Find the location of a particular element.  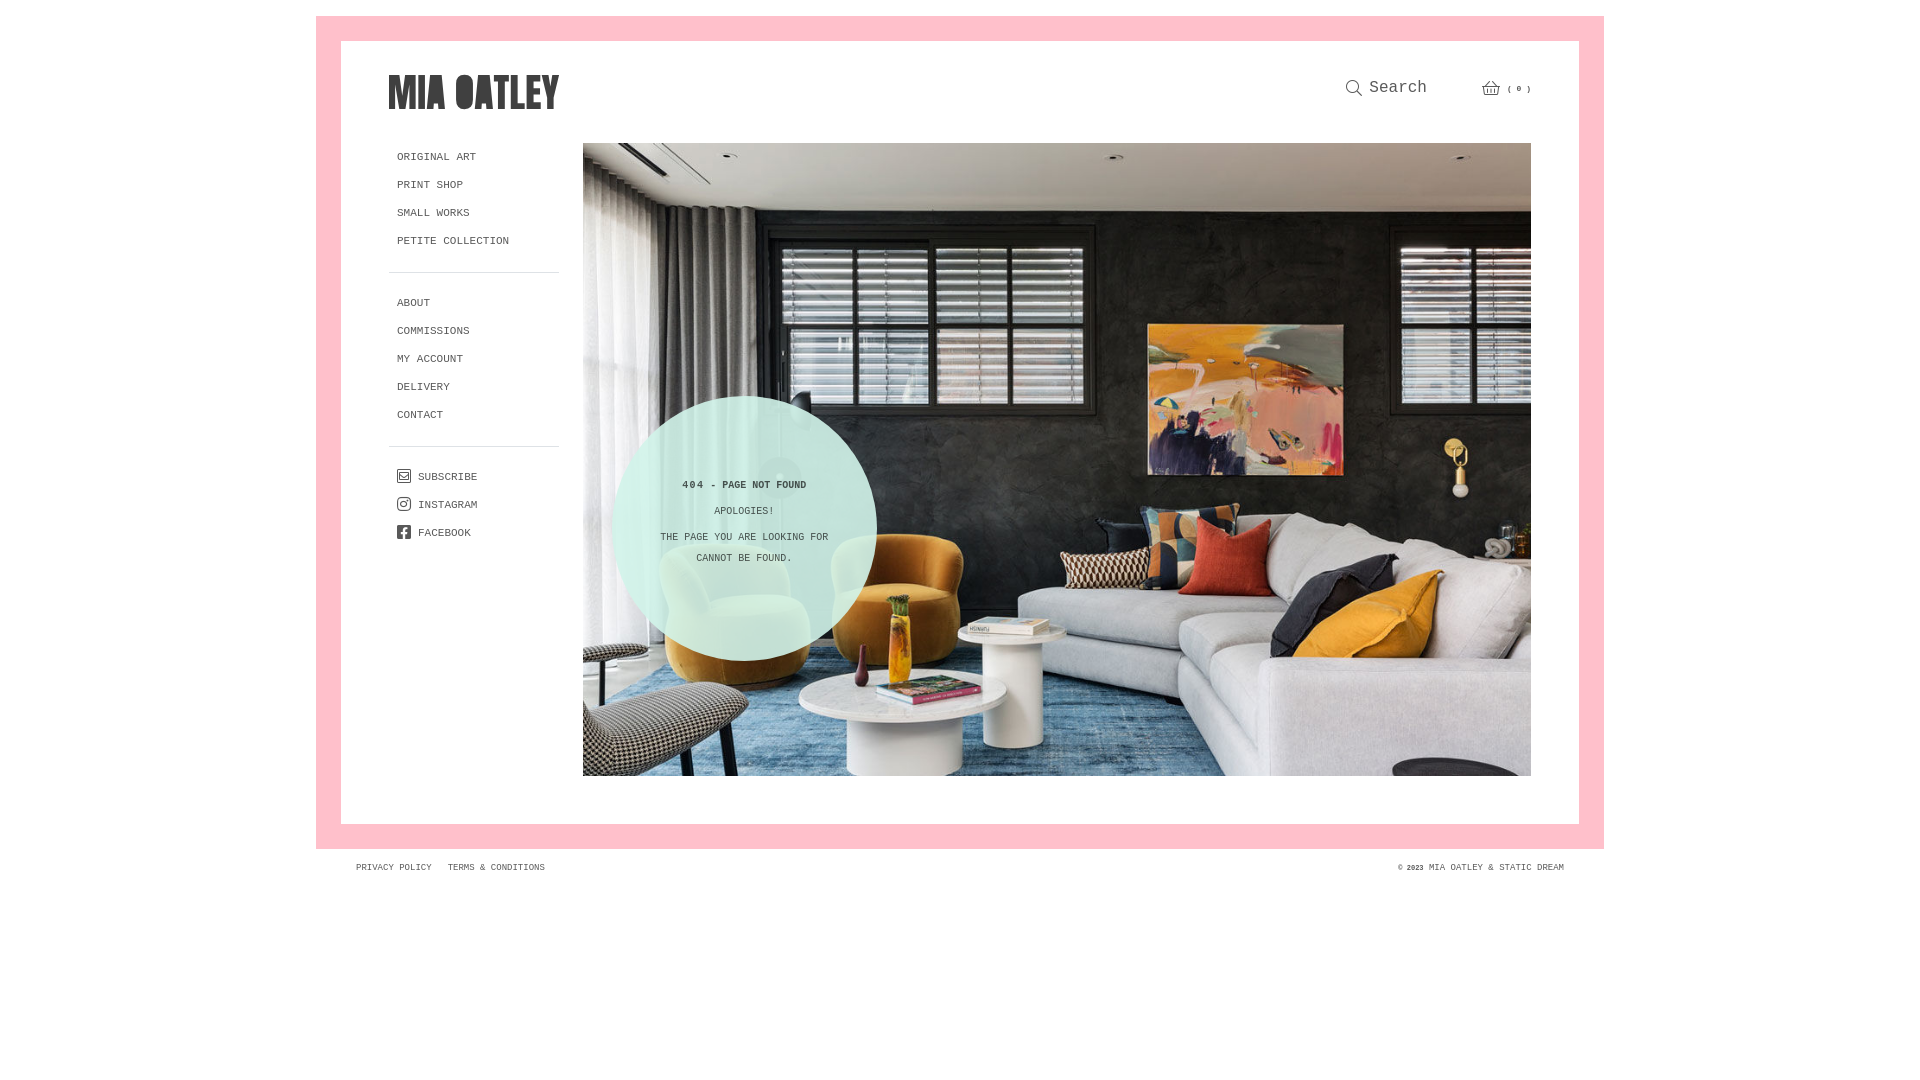

'Subscribe' is located at coordinates (435, 477).